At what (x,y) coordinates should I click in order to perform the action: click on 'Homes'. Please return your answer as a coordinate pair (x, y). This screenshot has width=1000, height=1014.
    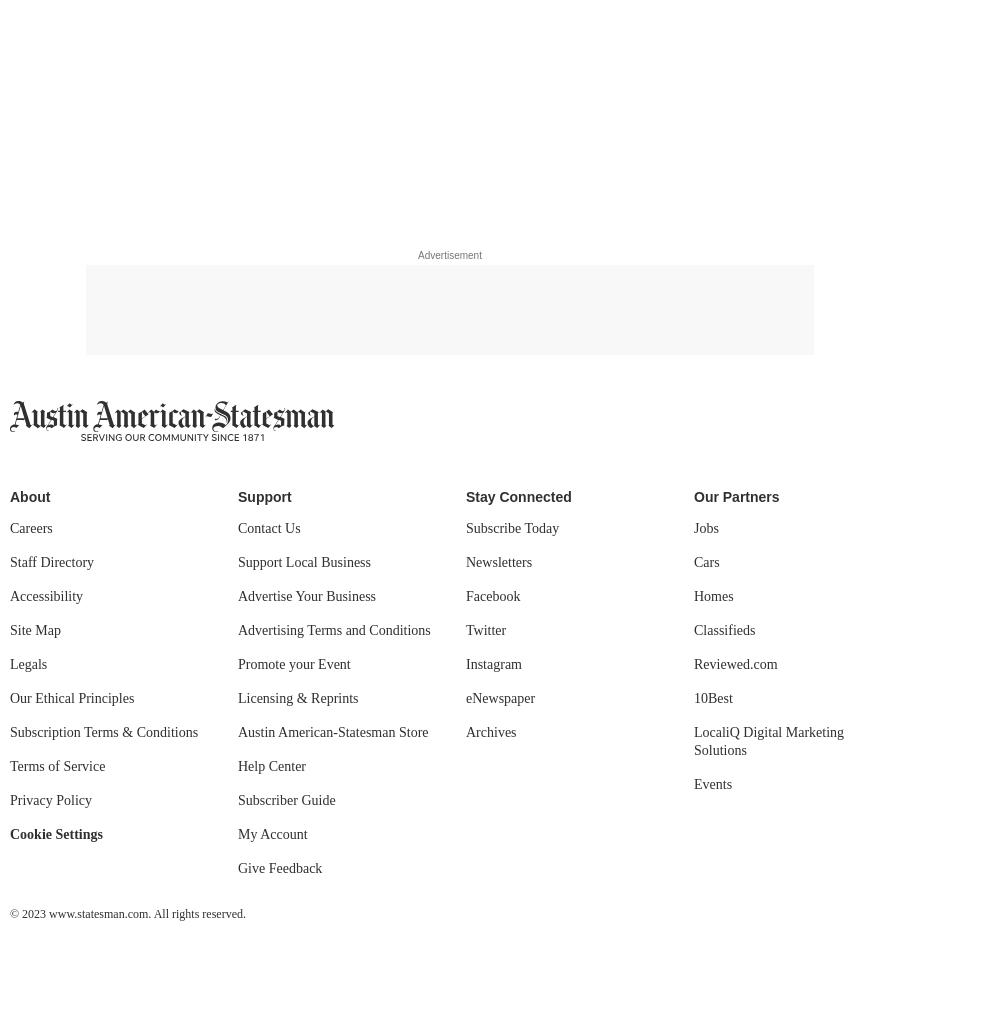
    Looking at the image, I should click on (693, 596).